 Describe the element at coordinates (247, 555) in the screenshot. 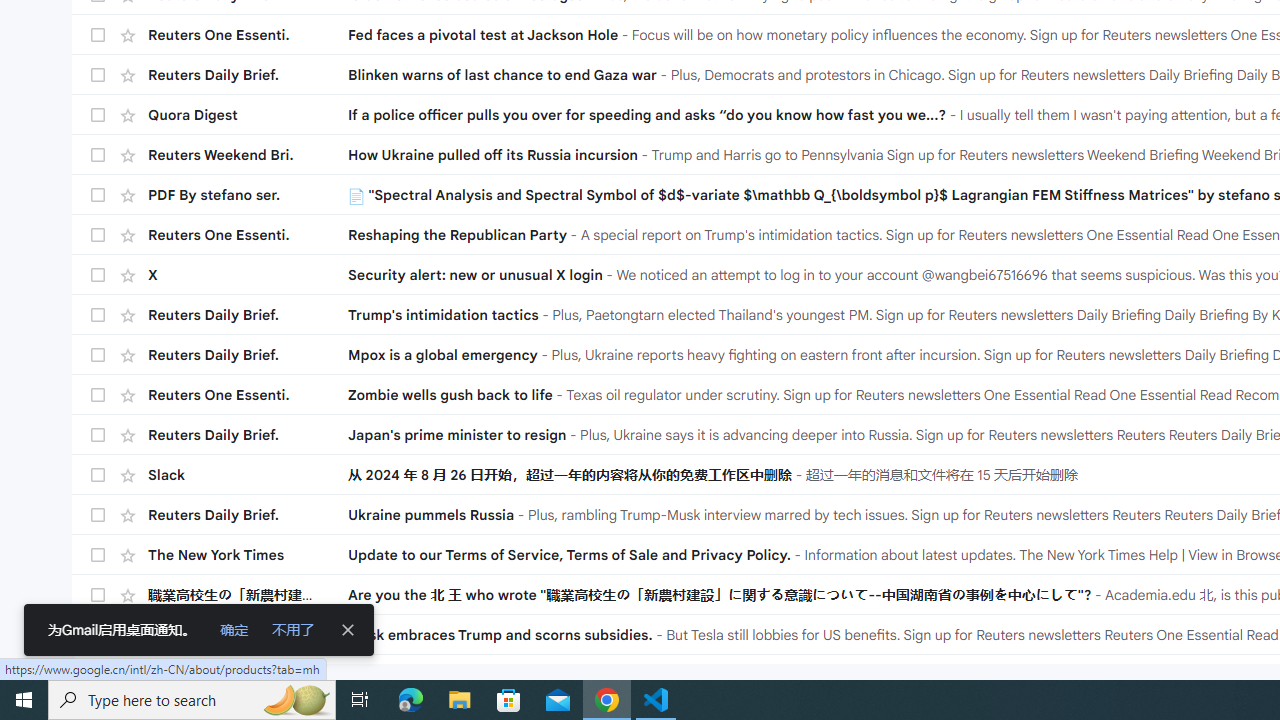

I see `'The New York Times'` at that location.